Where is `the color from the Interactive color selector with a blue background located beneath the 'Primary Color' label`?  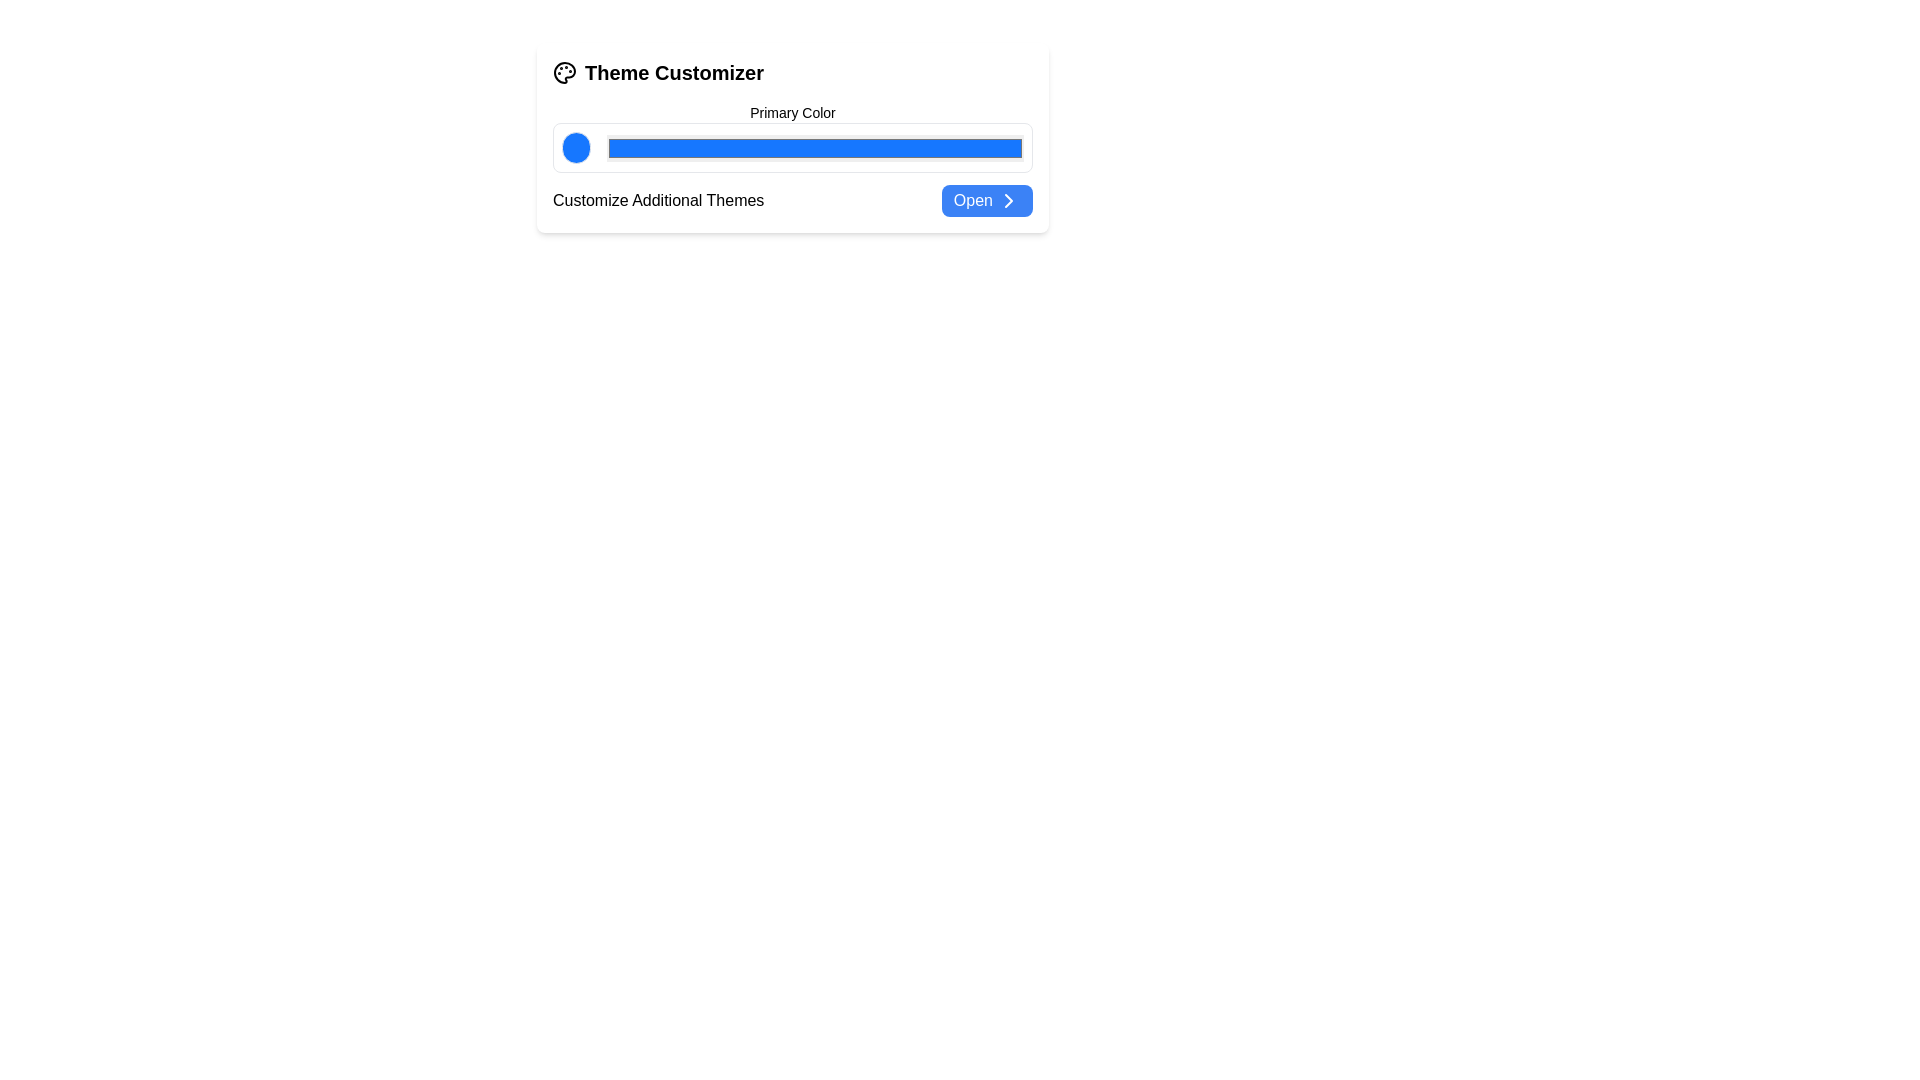
the color from the Interactive color selector with a blue background located beneath the 'Primary Color' label is located at coordinates (791, 137).